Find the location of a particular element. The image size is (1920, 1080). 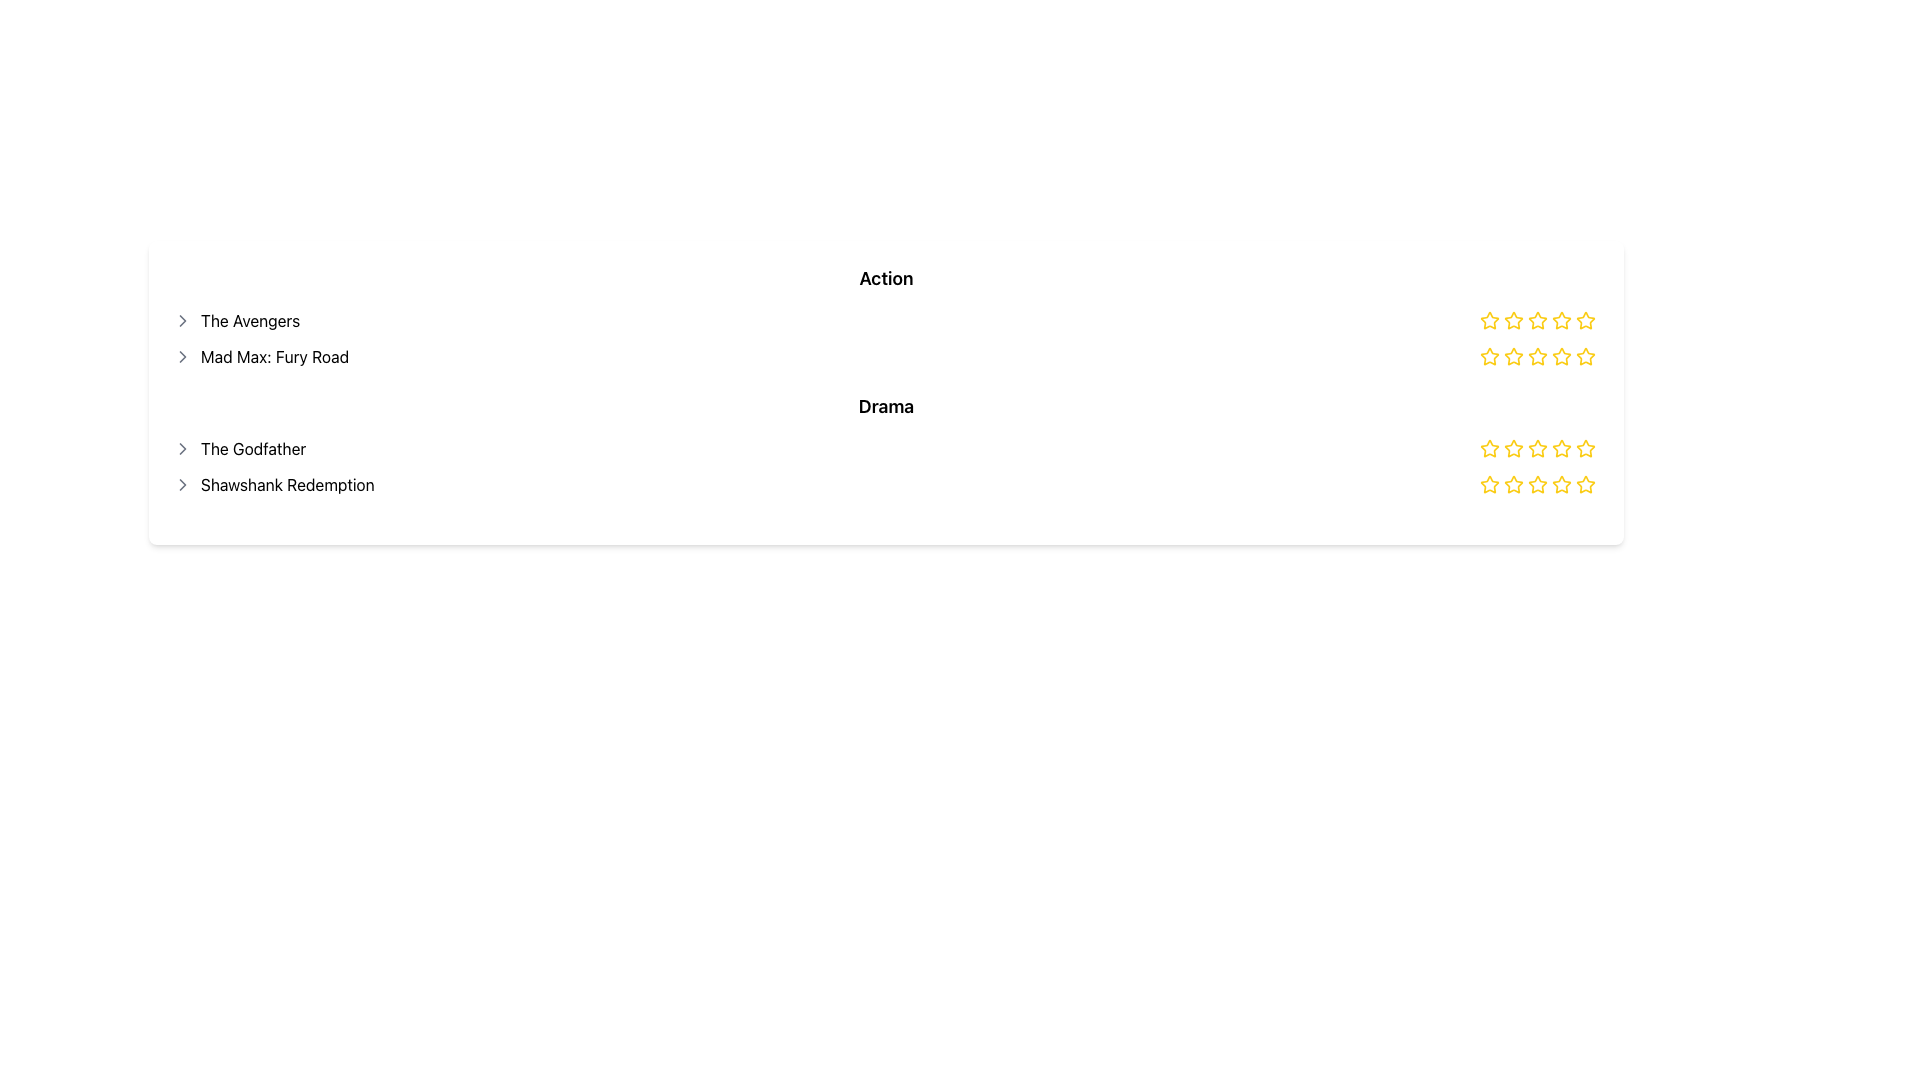

the movie title label located under the 'Drama' category, specifically the first entry beneath 'The Godfather', to highlight the information is located at coordinates (272, 485).